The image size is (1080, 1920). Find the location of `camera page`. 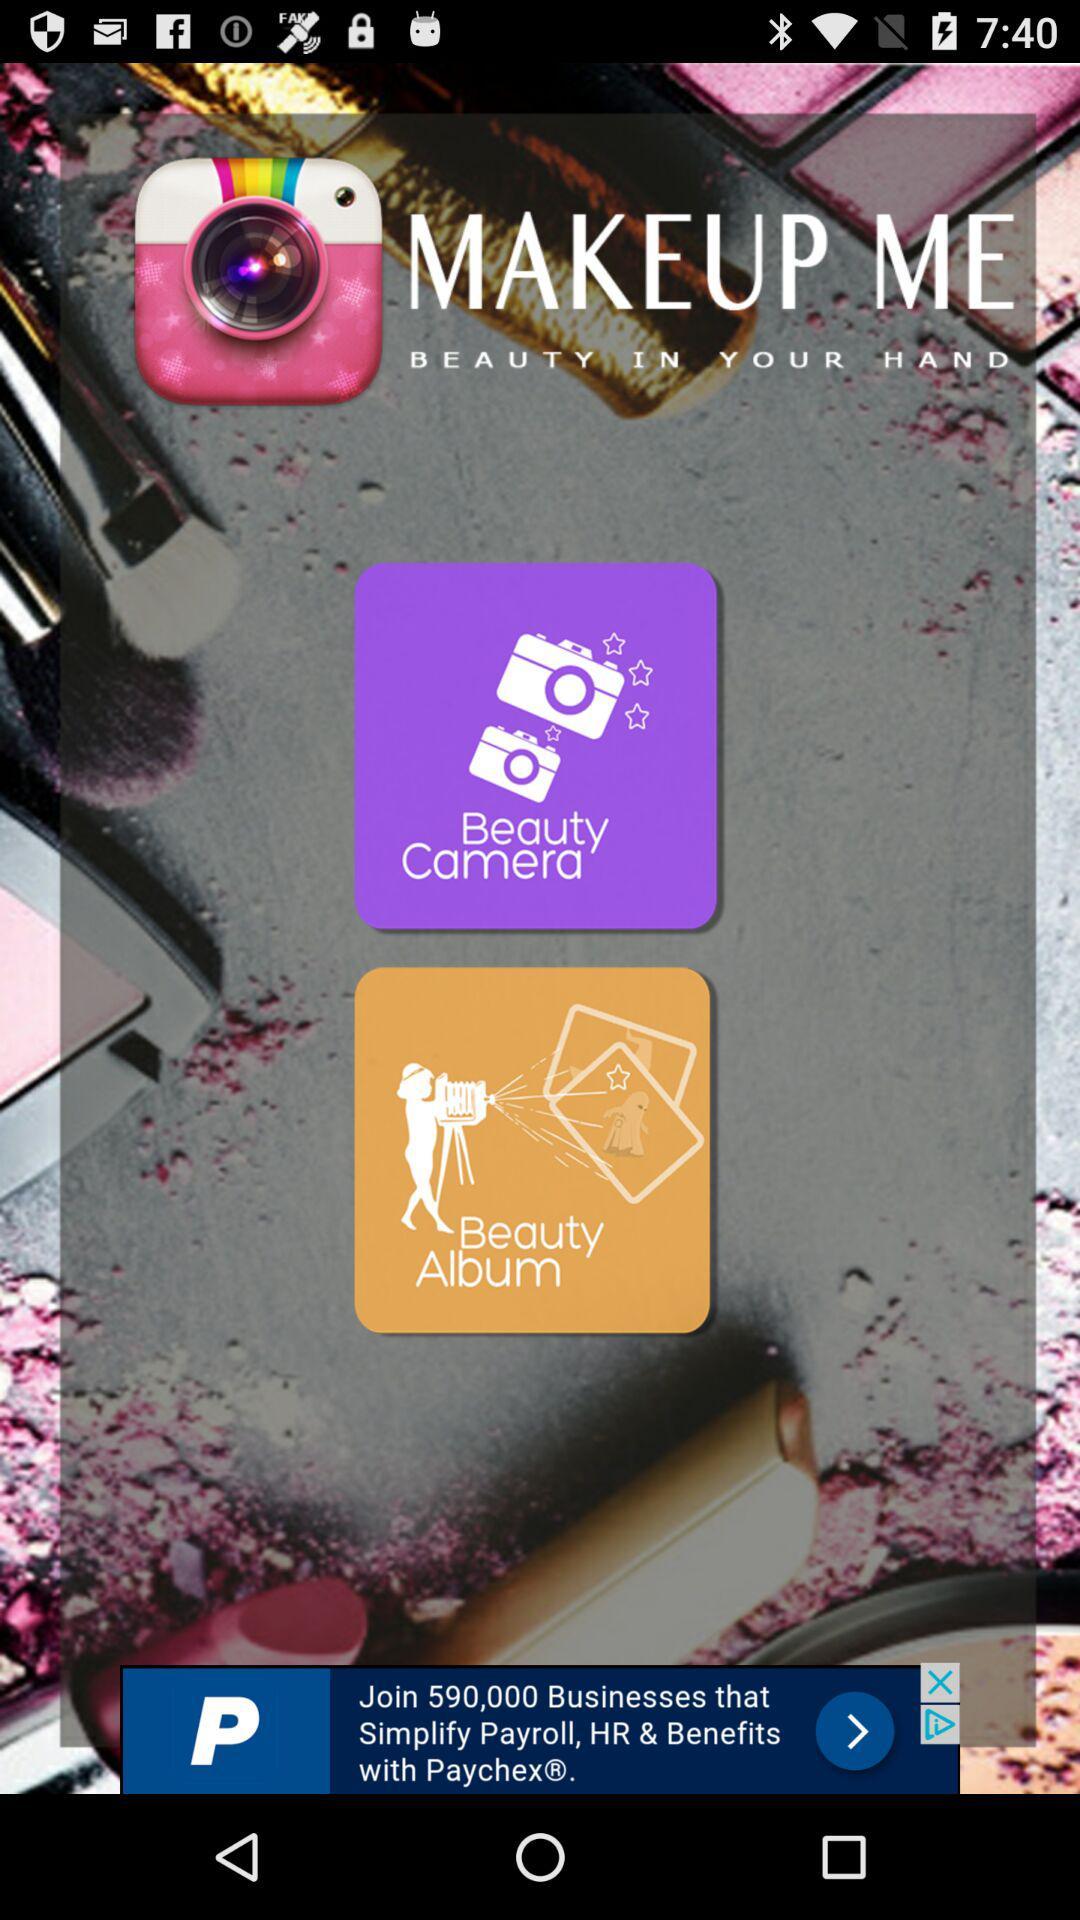

camera page is located at coordinates (540, 749).